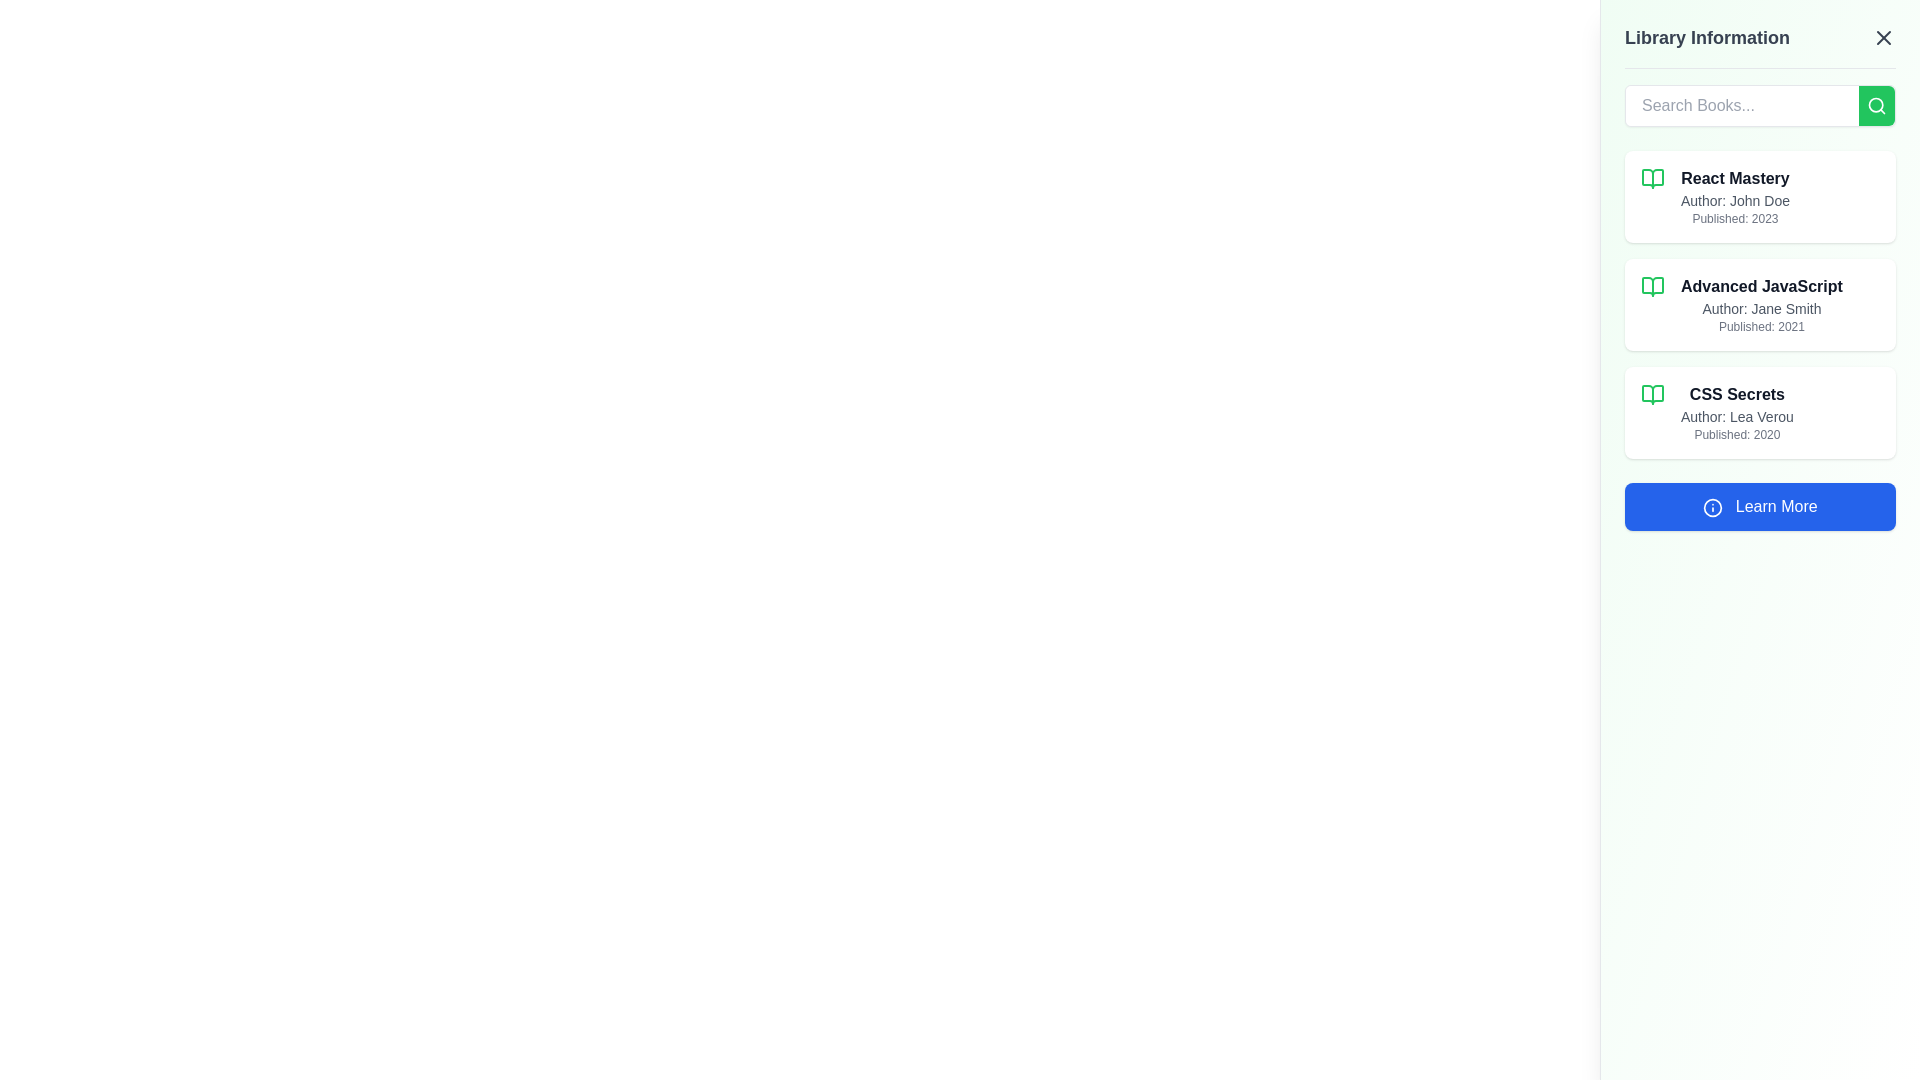 This screenshot has height=1080, width=1920. What do you see at coordinates (1875, 105) in the screenshot?
I see `the search icon located in the green circular button at the top-right corner of the sidebar` at bounding box center [1875, 105].